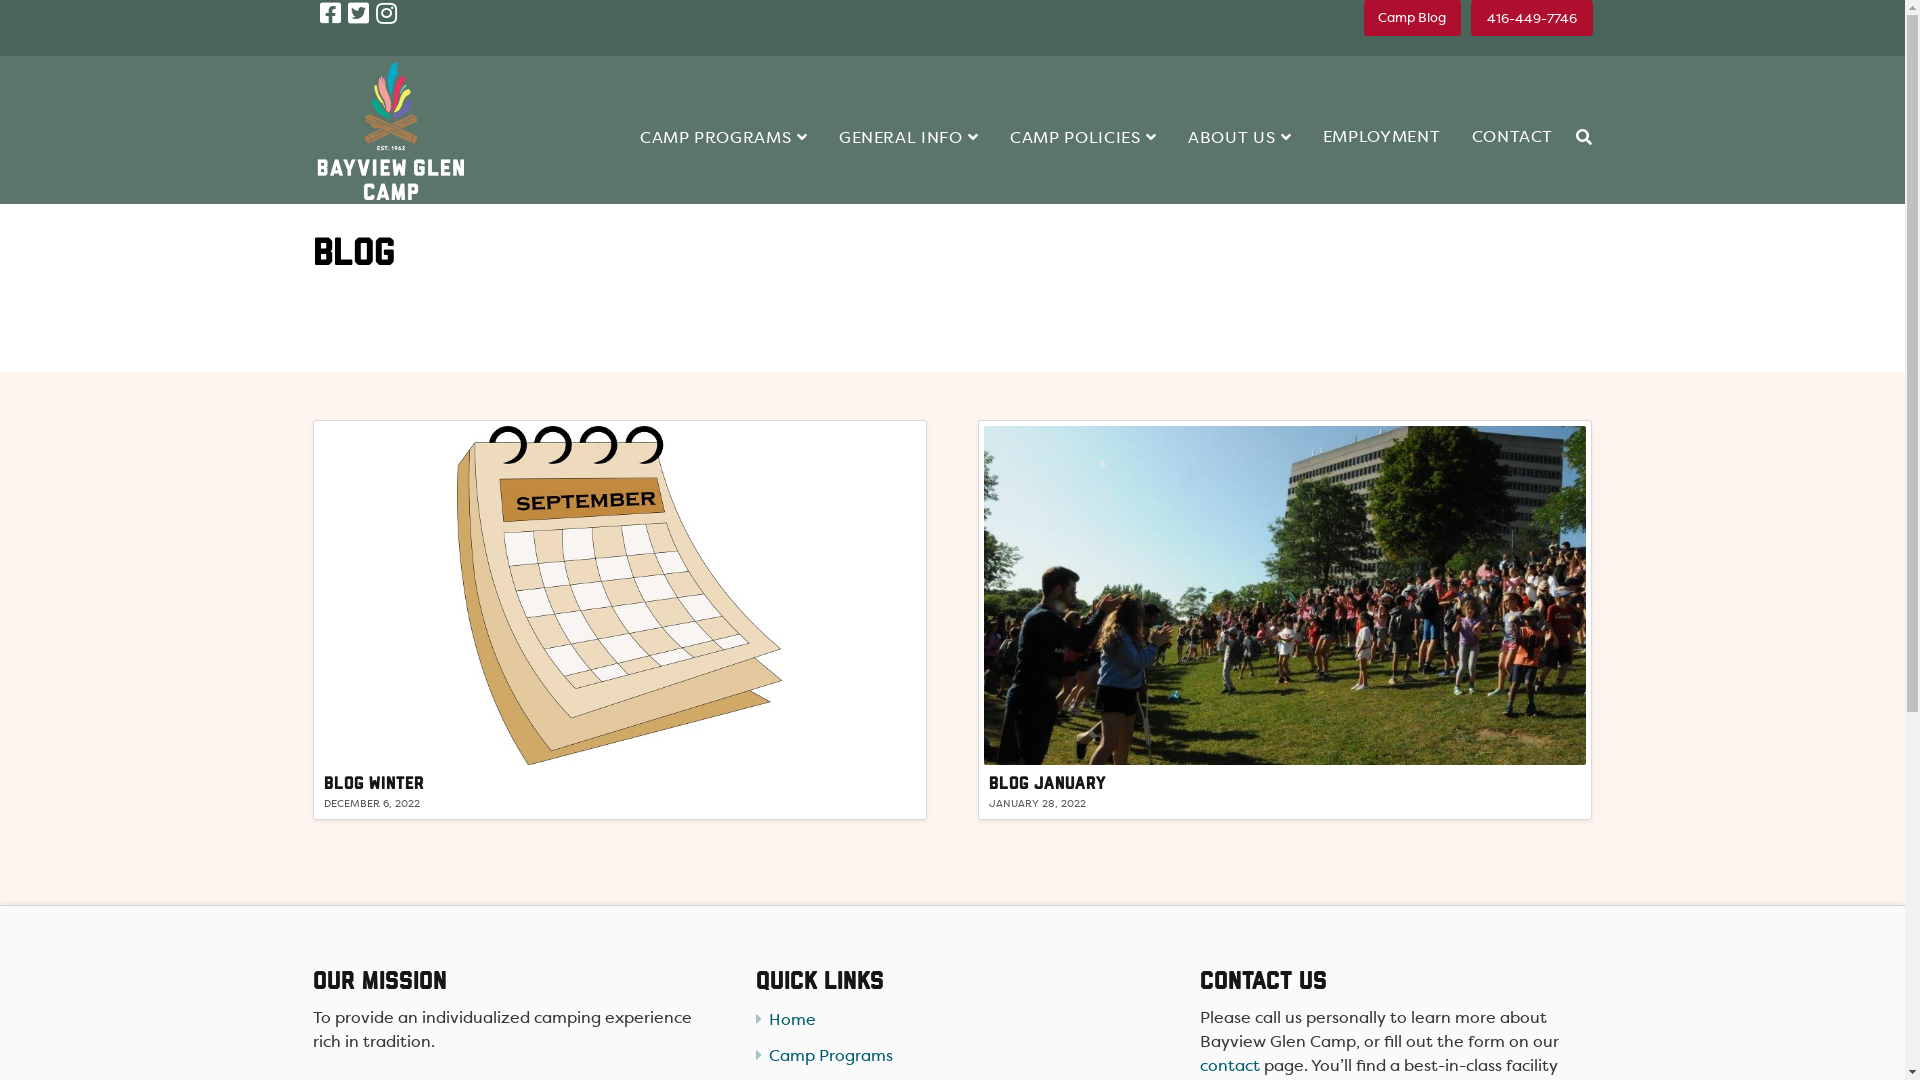 This screenshot has height=1080, width=1920. Describe the element at coordinates (1082, 100) in the screenshot. I see `'CAMP POLICIES'` at that location.